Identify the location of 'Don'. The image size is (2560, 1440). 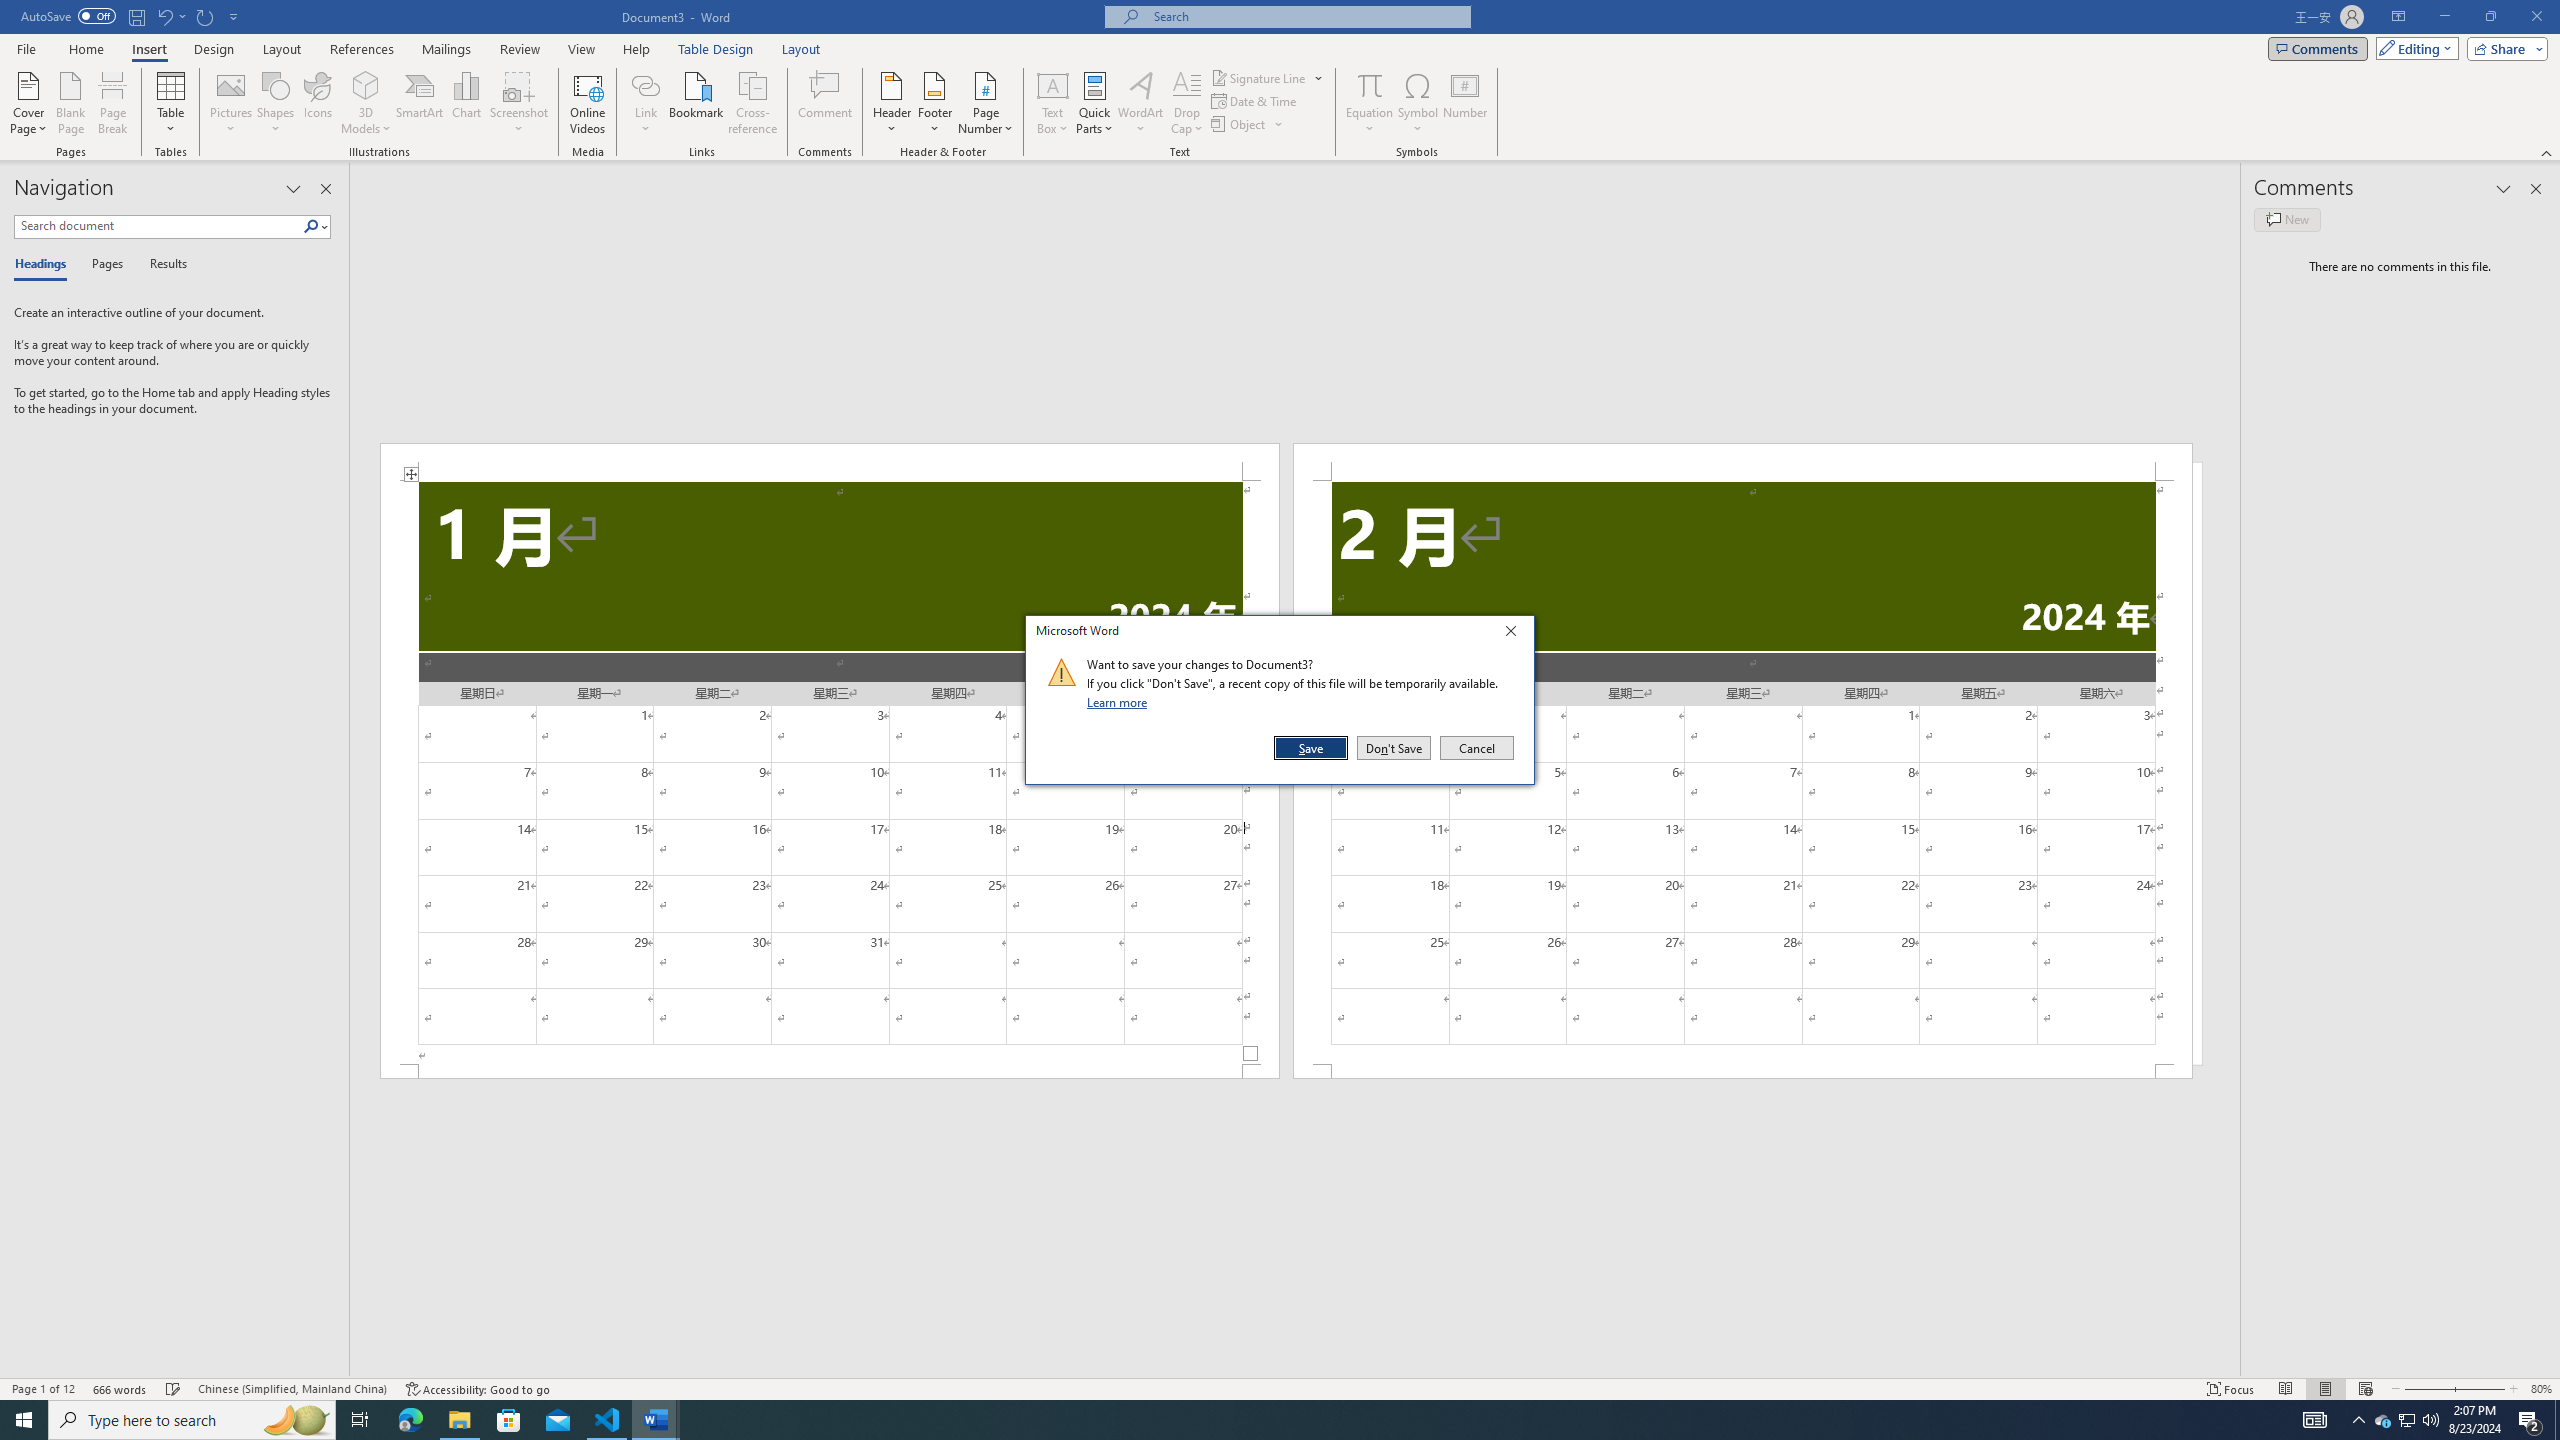
(1393, 747).